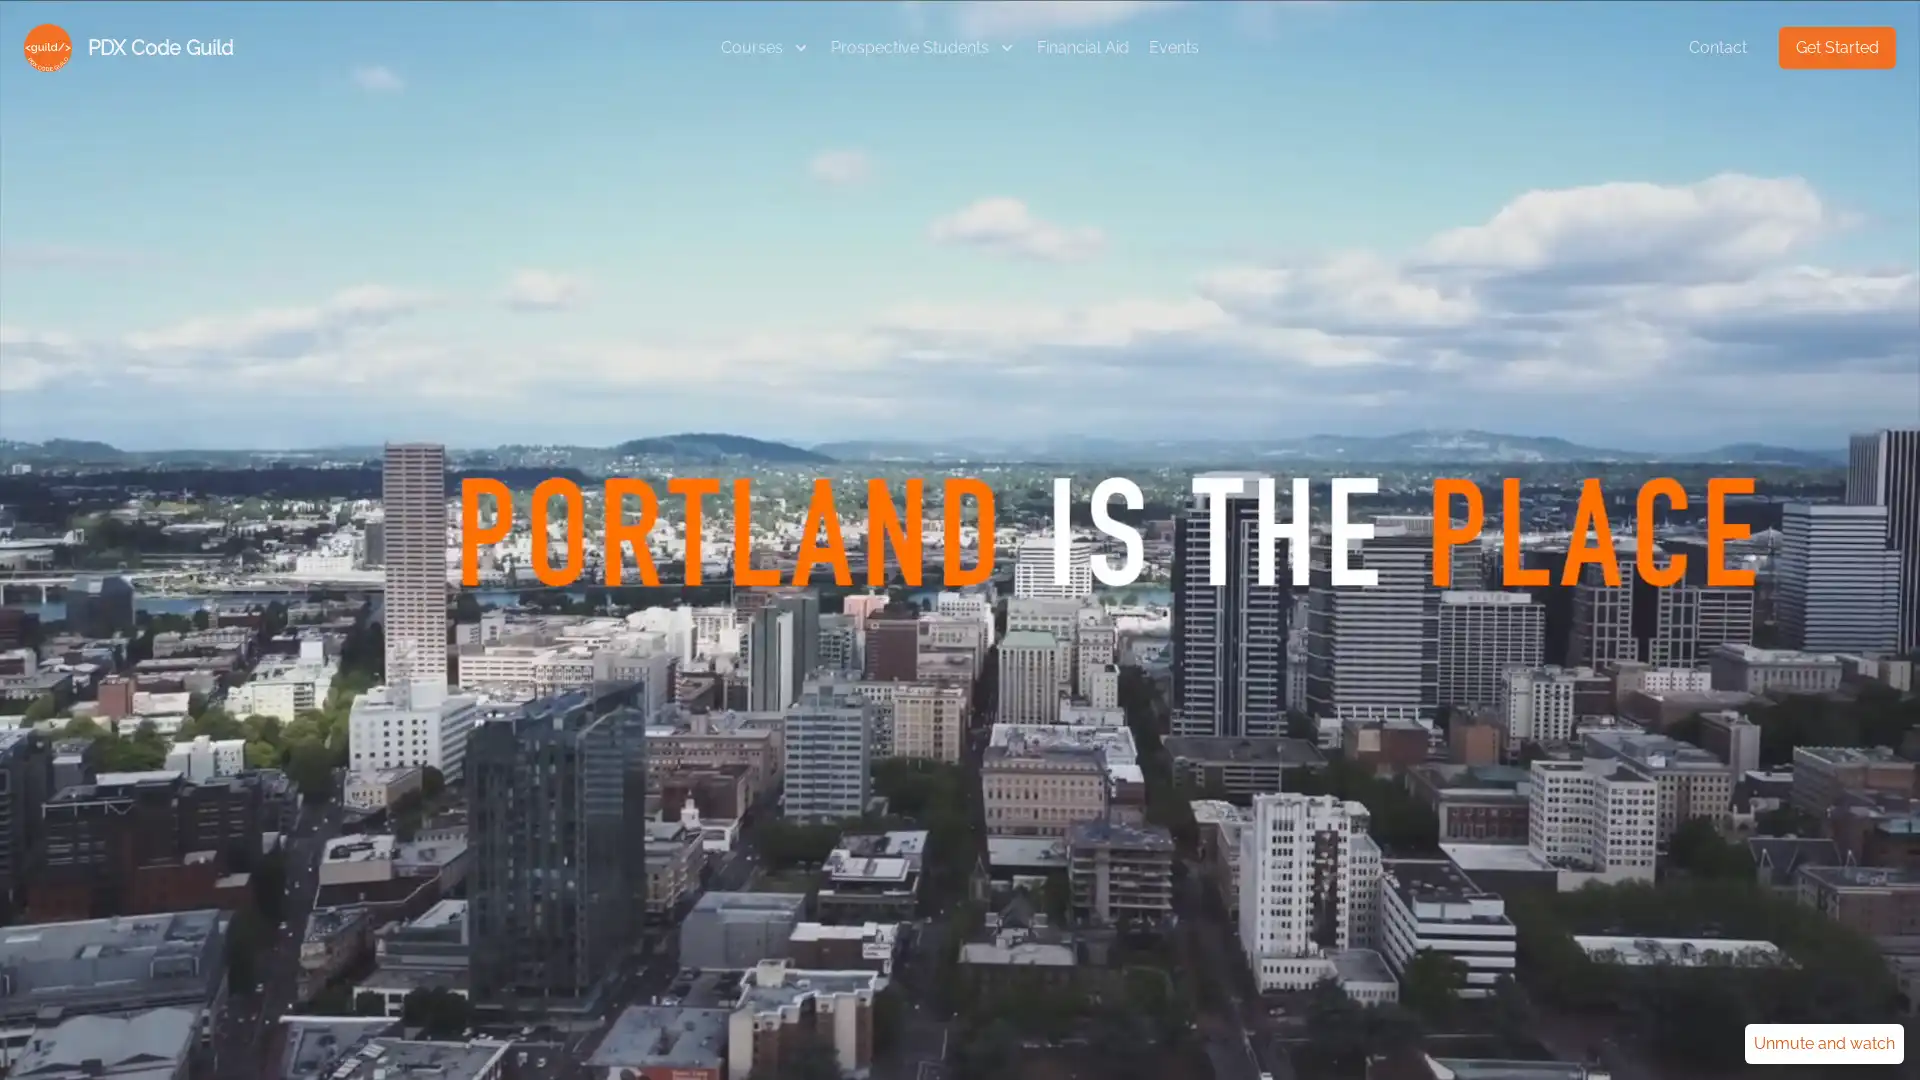 The height and width of the screenshot is (1080, 1920). I want to click on Prospective Students, so click(922, 46).